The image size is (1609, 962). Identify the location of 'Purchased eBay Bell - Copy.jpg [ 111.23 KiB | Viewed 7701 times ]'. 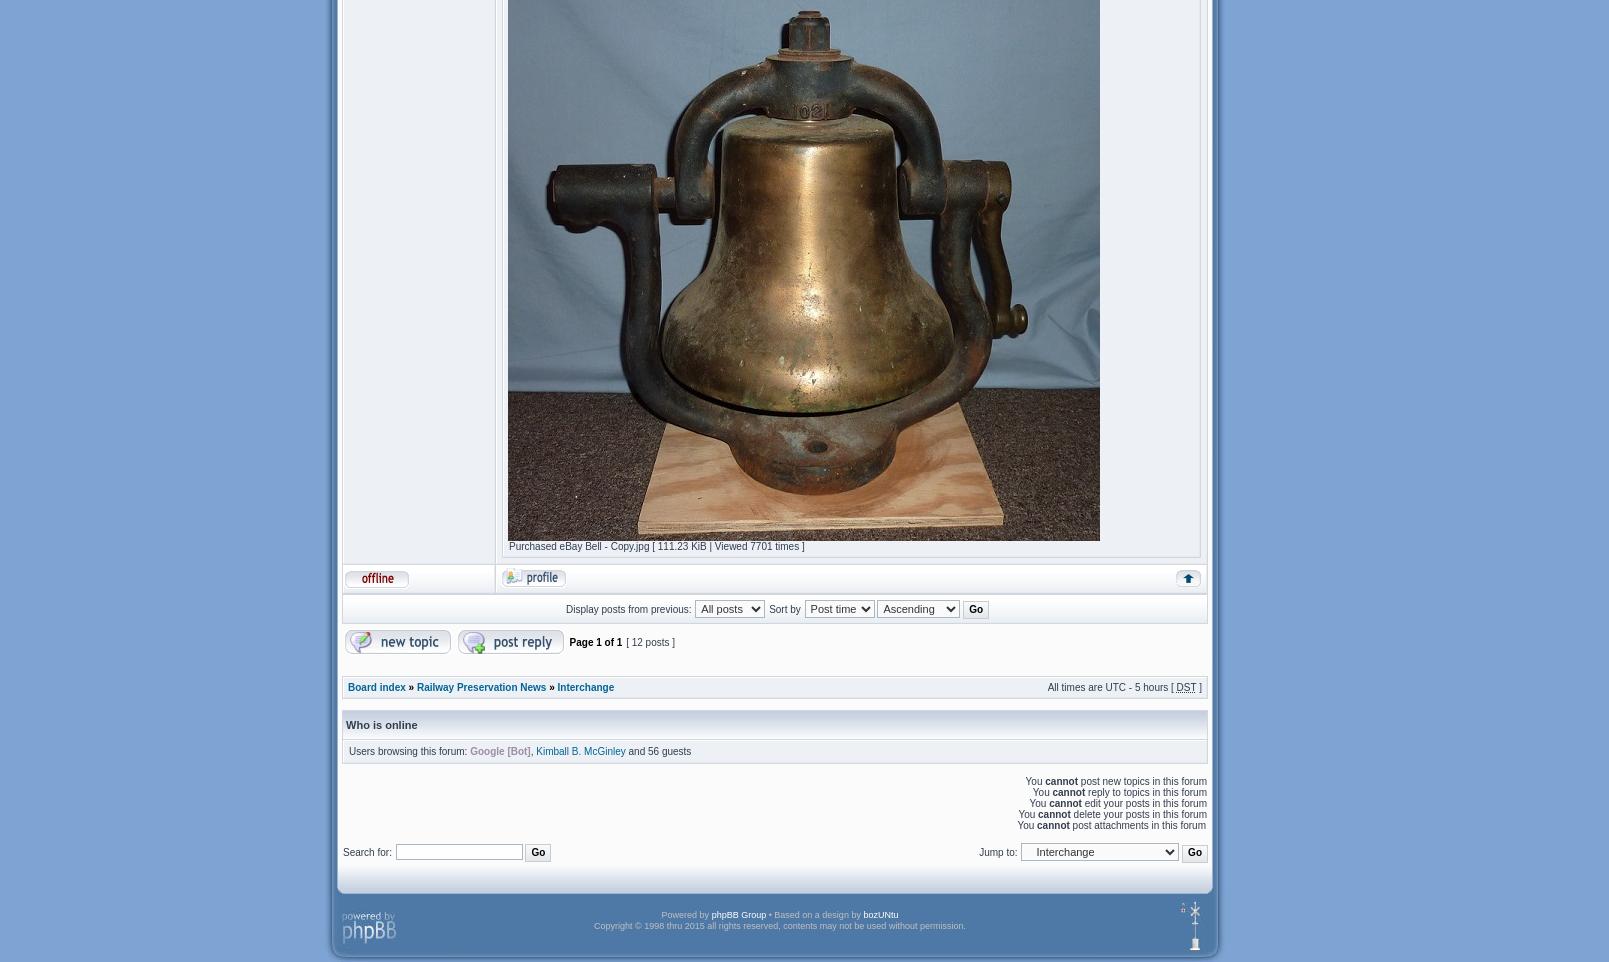
(655, 546).